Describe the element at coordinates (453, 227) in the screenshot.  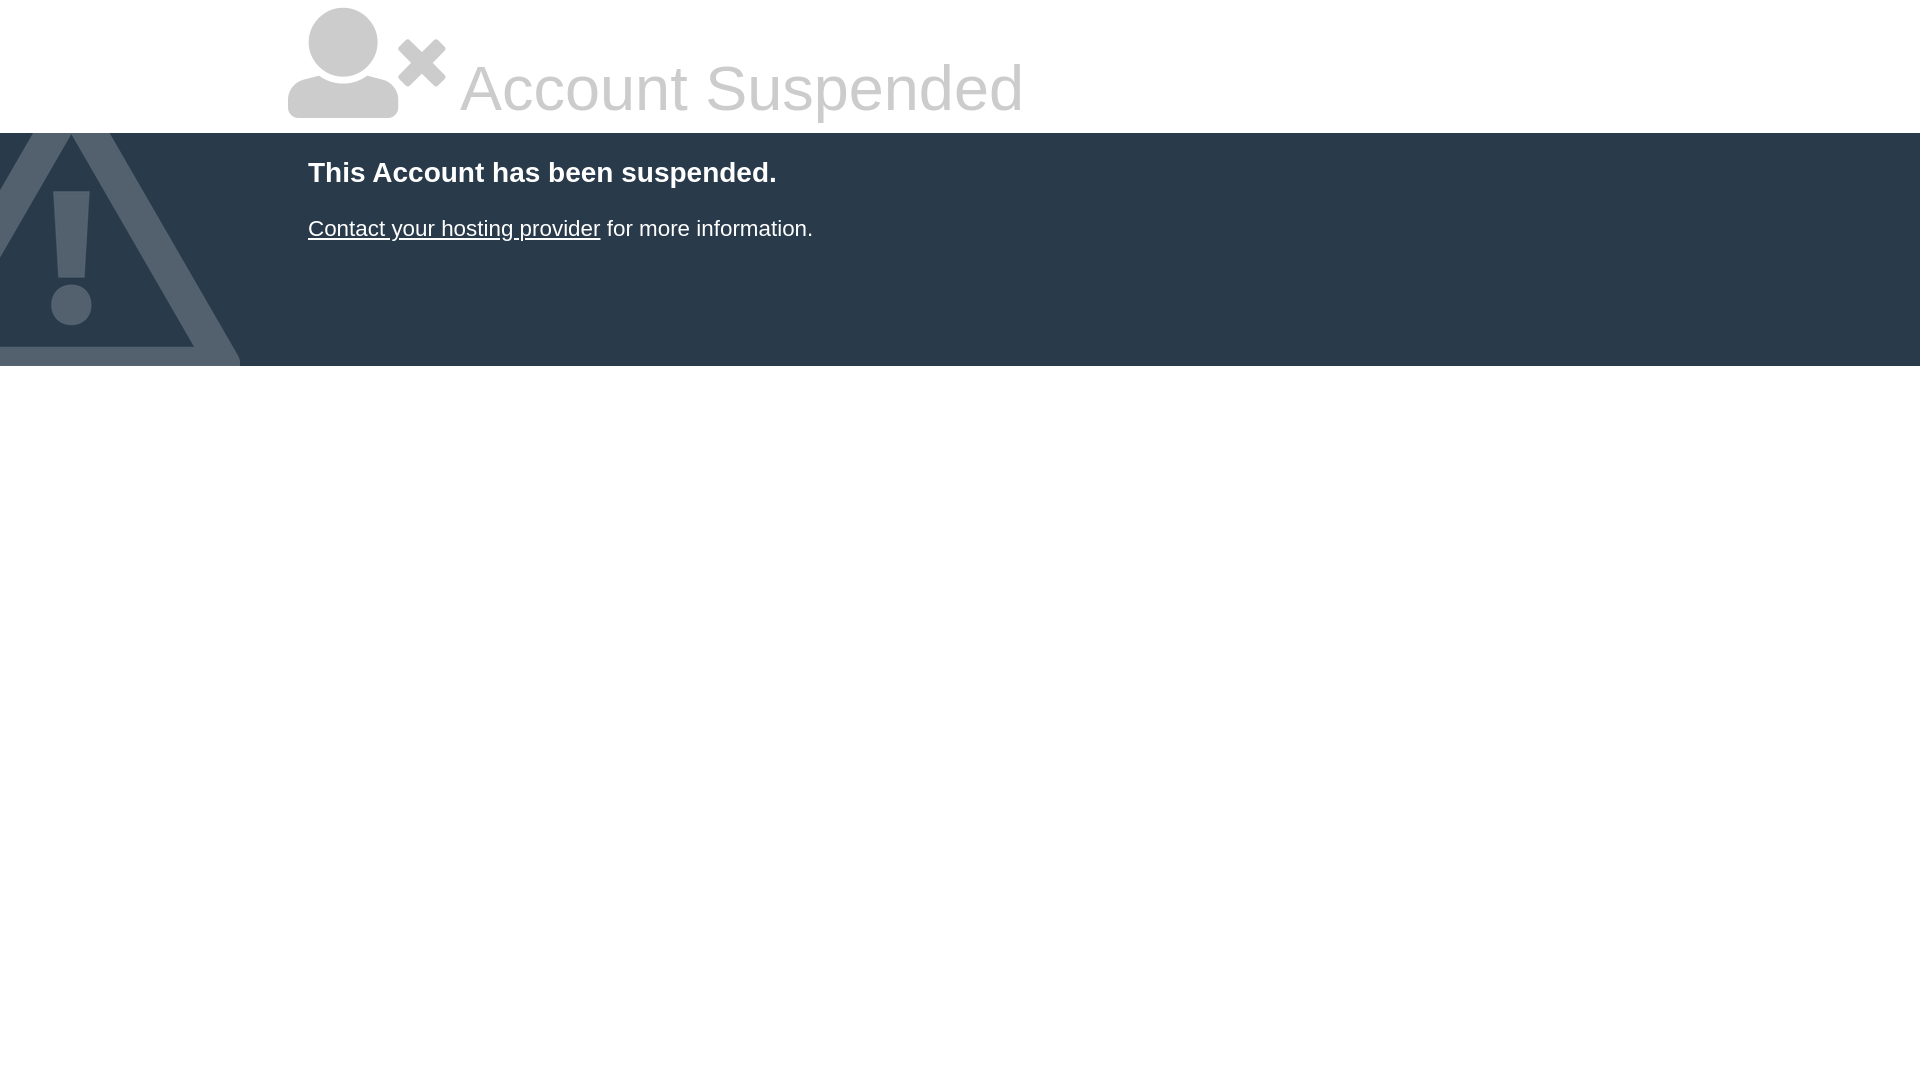
I see `'Contact your hosting provider'` at that location.